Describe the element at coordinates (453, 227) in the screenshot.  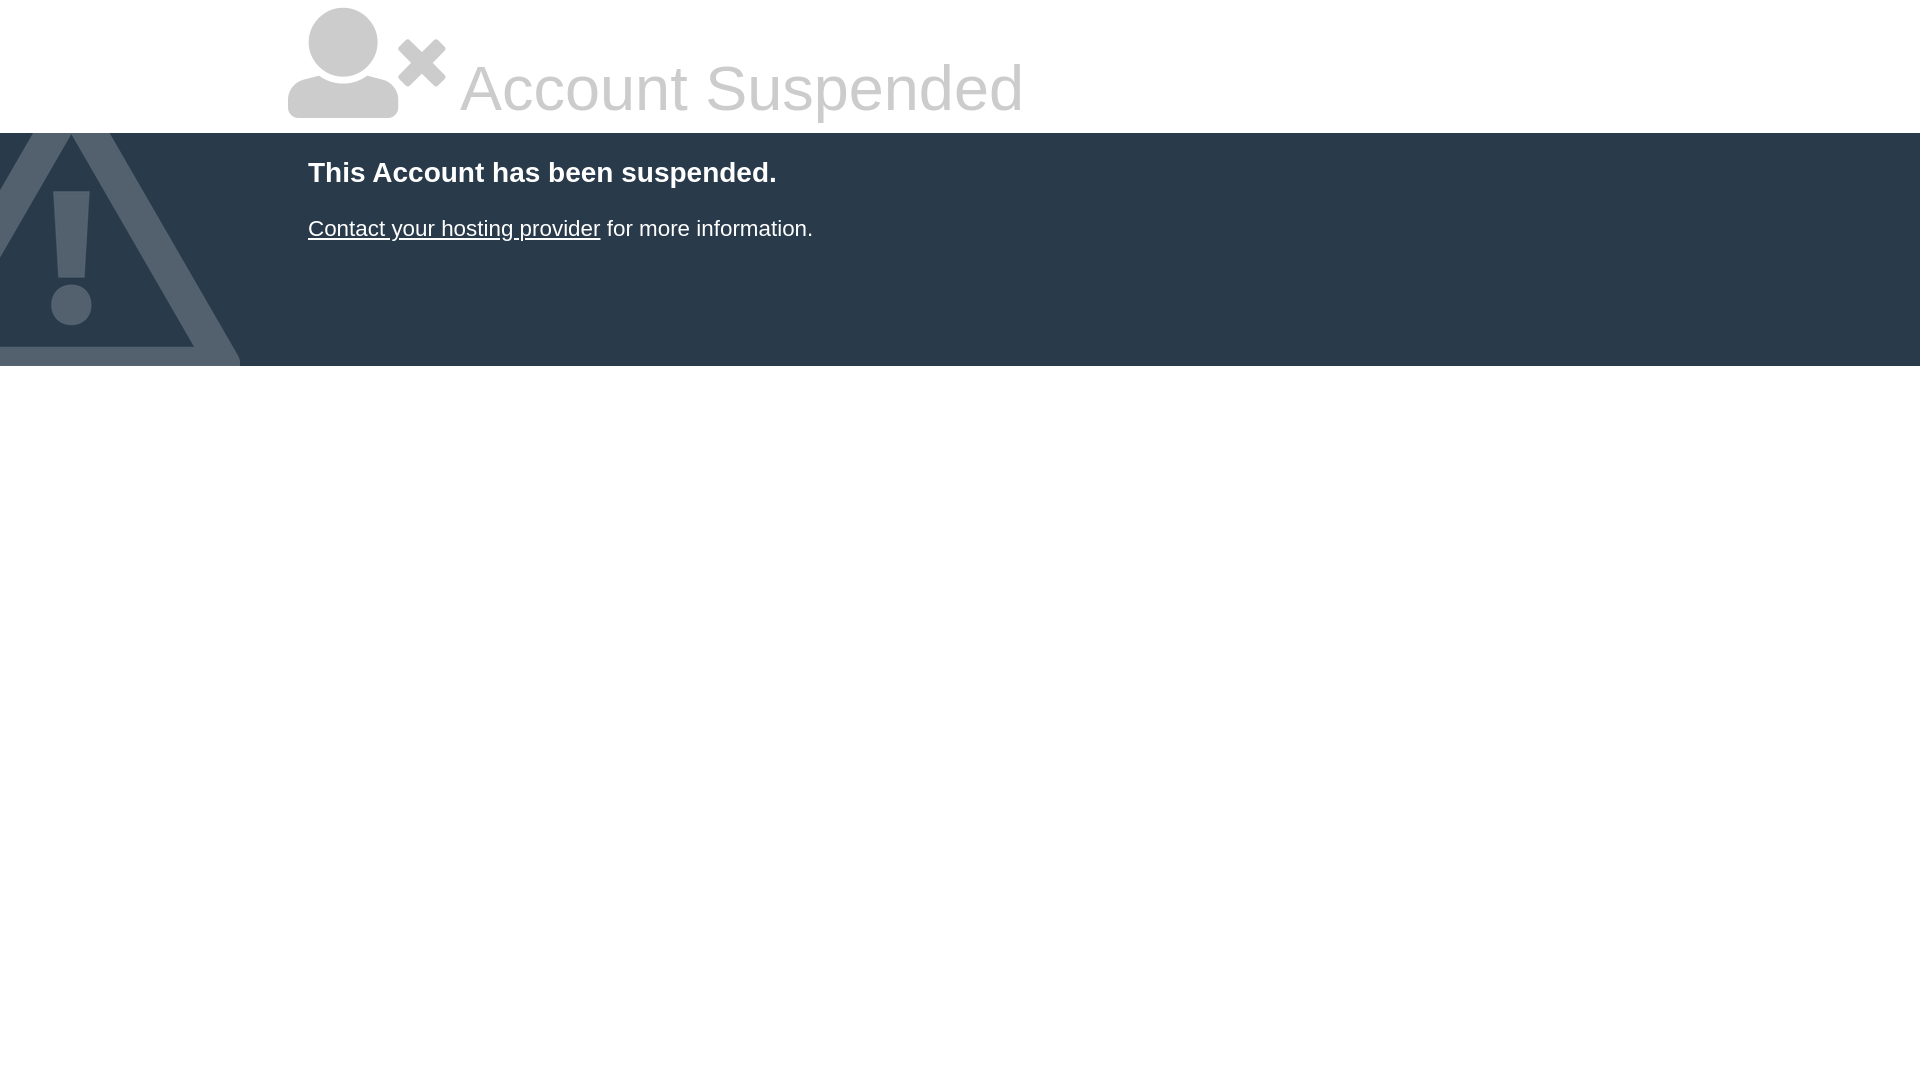
I see `'Contact your hosting provider'` at that location.